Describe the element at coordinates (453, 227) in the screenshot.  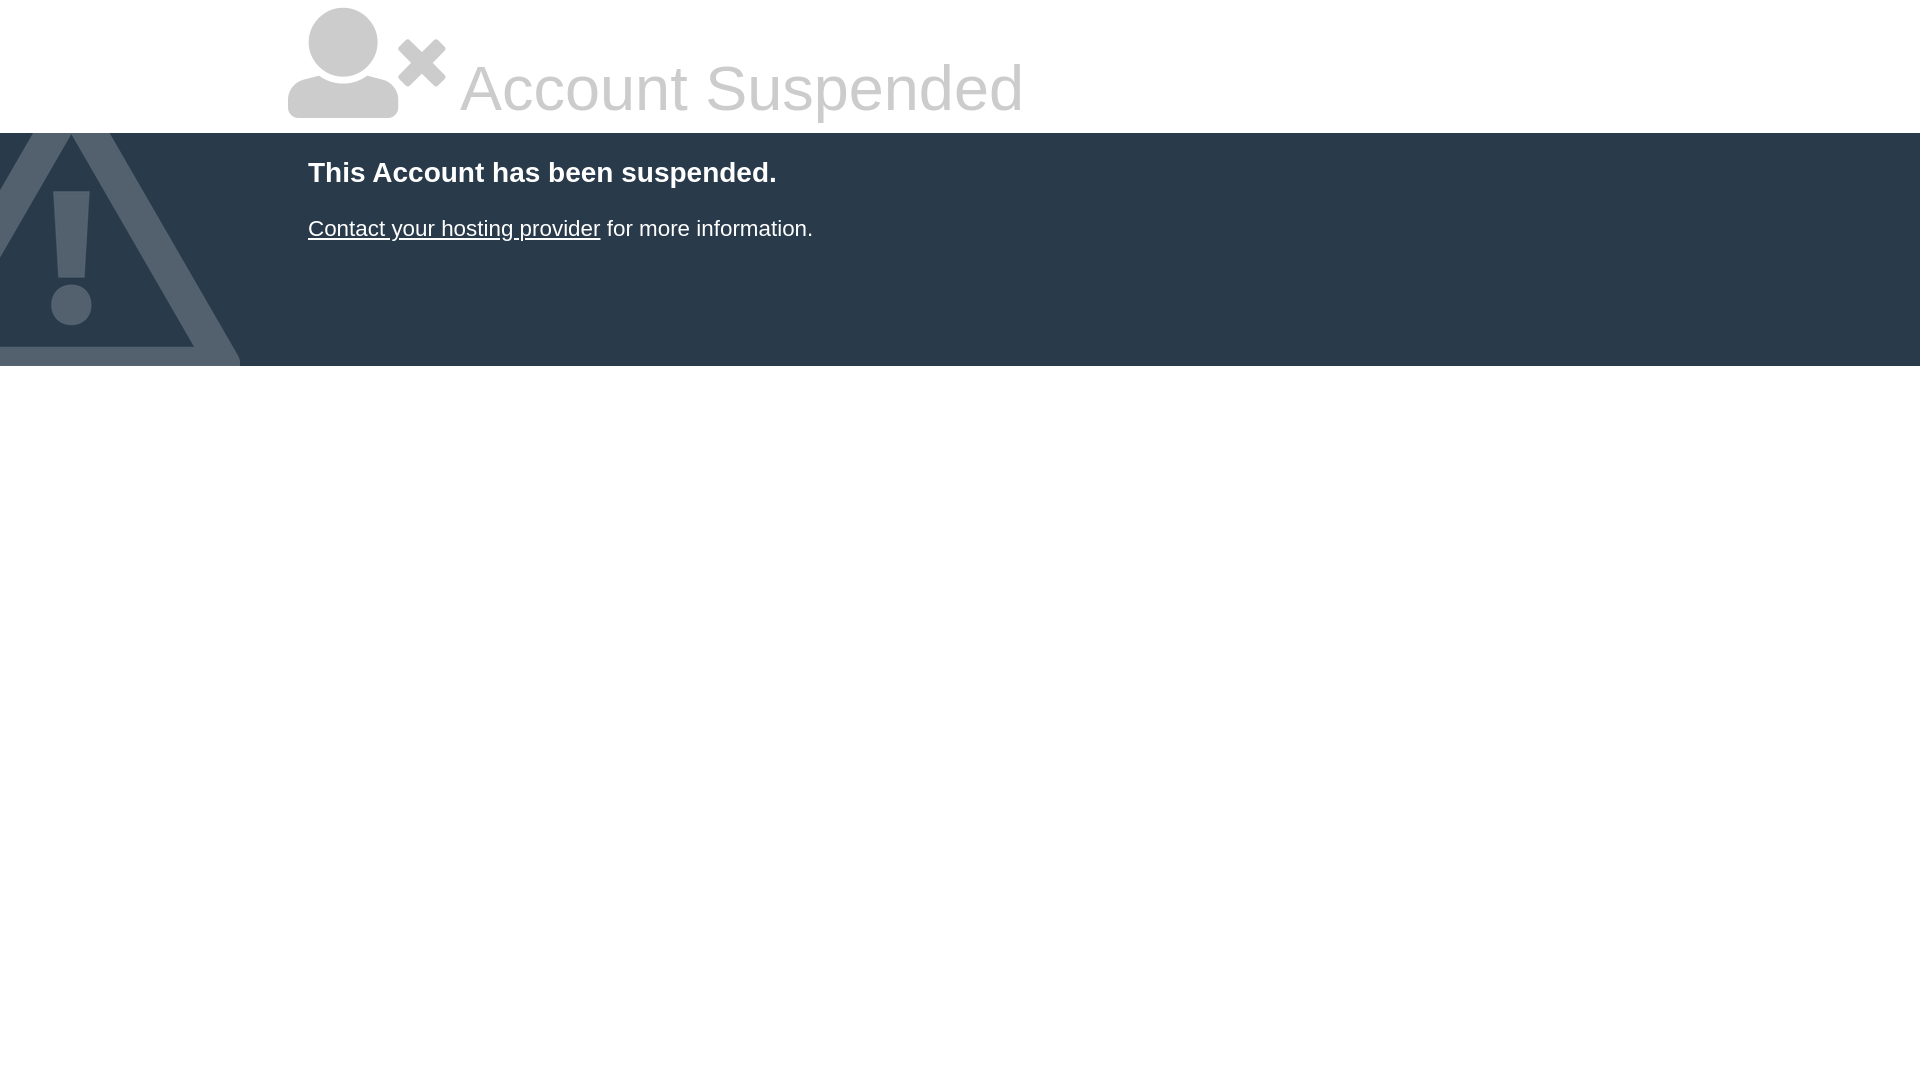
I see `'Contact your hosting provider'` at that location.